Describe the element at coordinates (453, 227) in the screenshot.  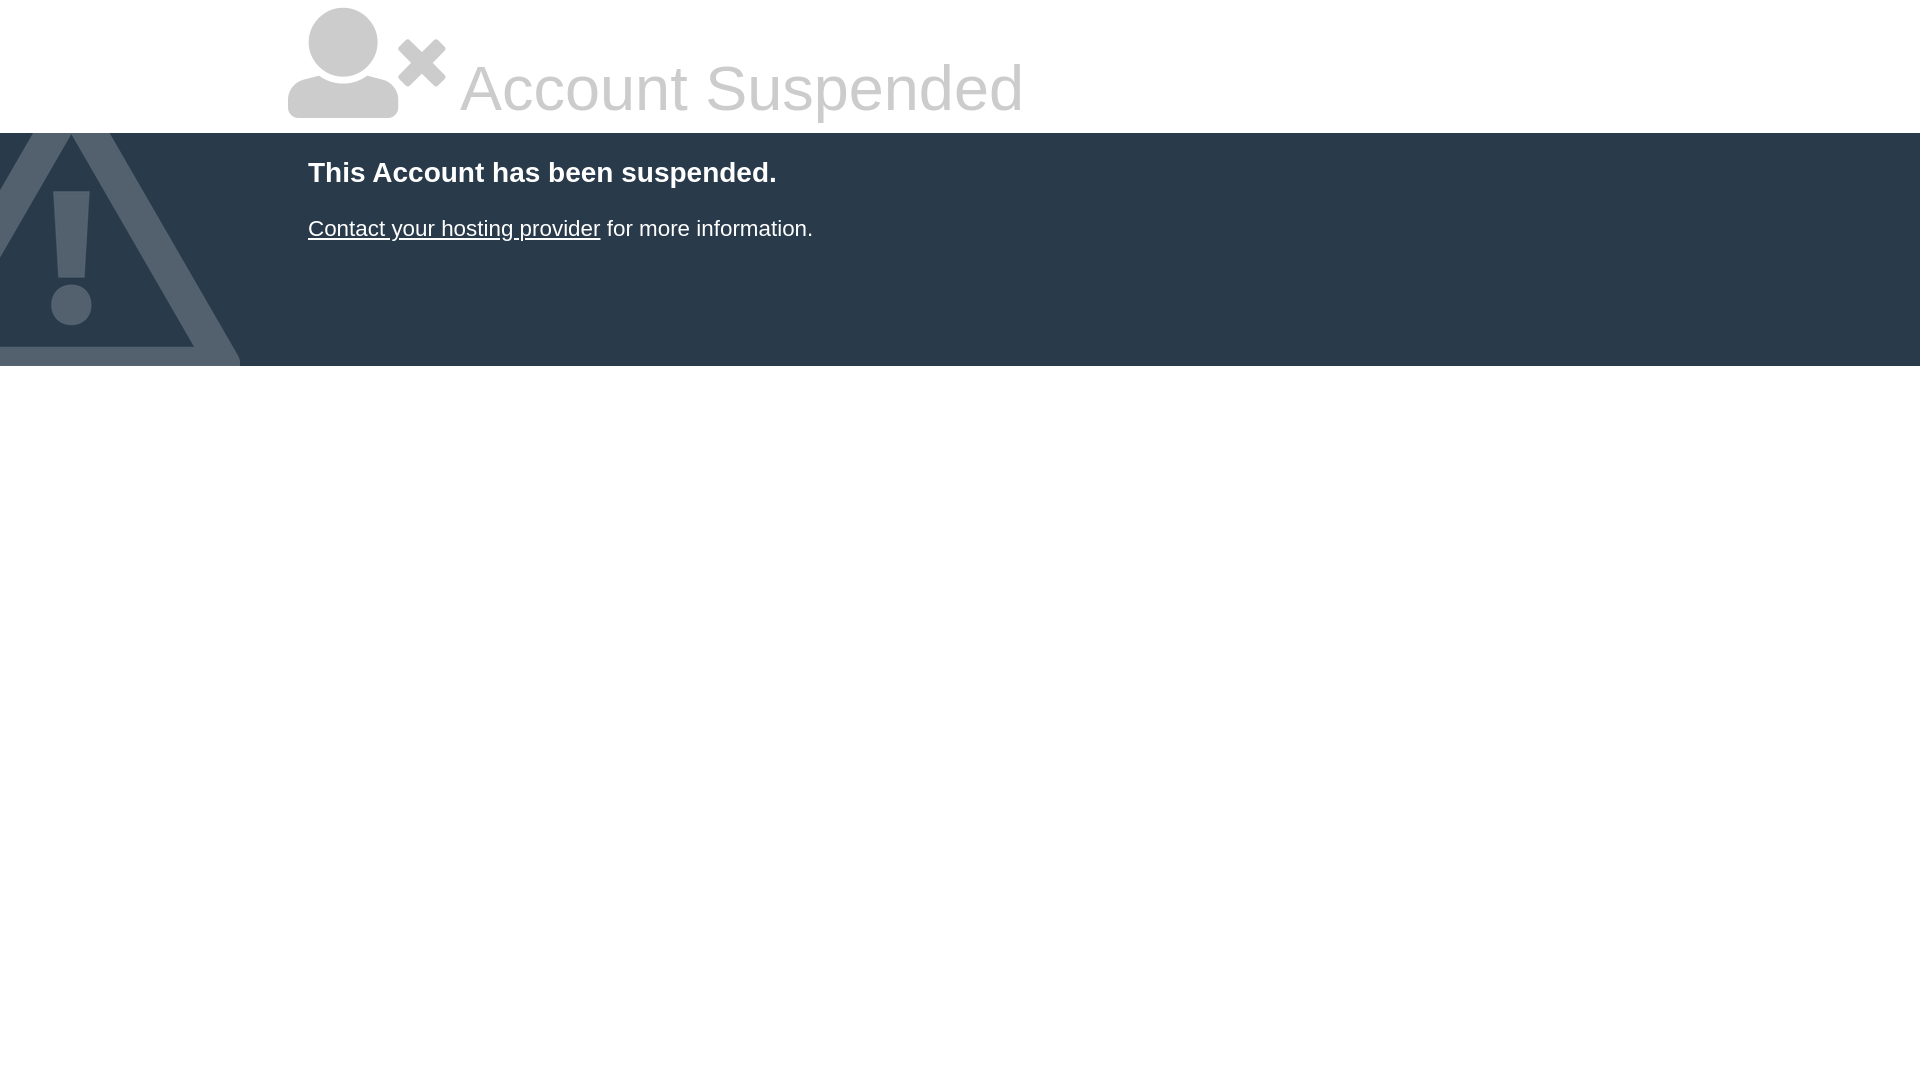
I see `'Contact your hosting provider'` at that location.